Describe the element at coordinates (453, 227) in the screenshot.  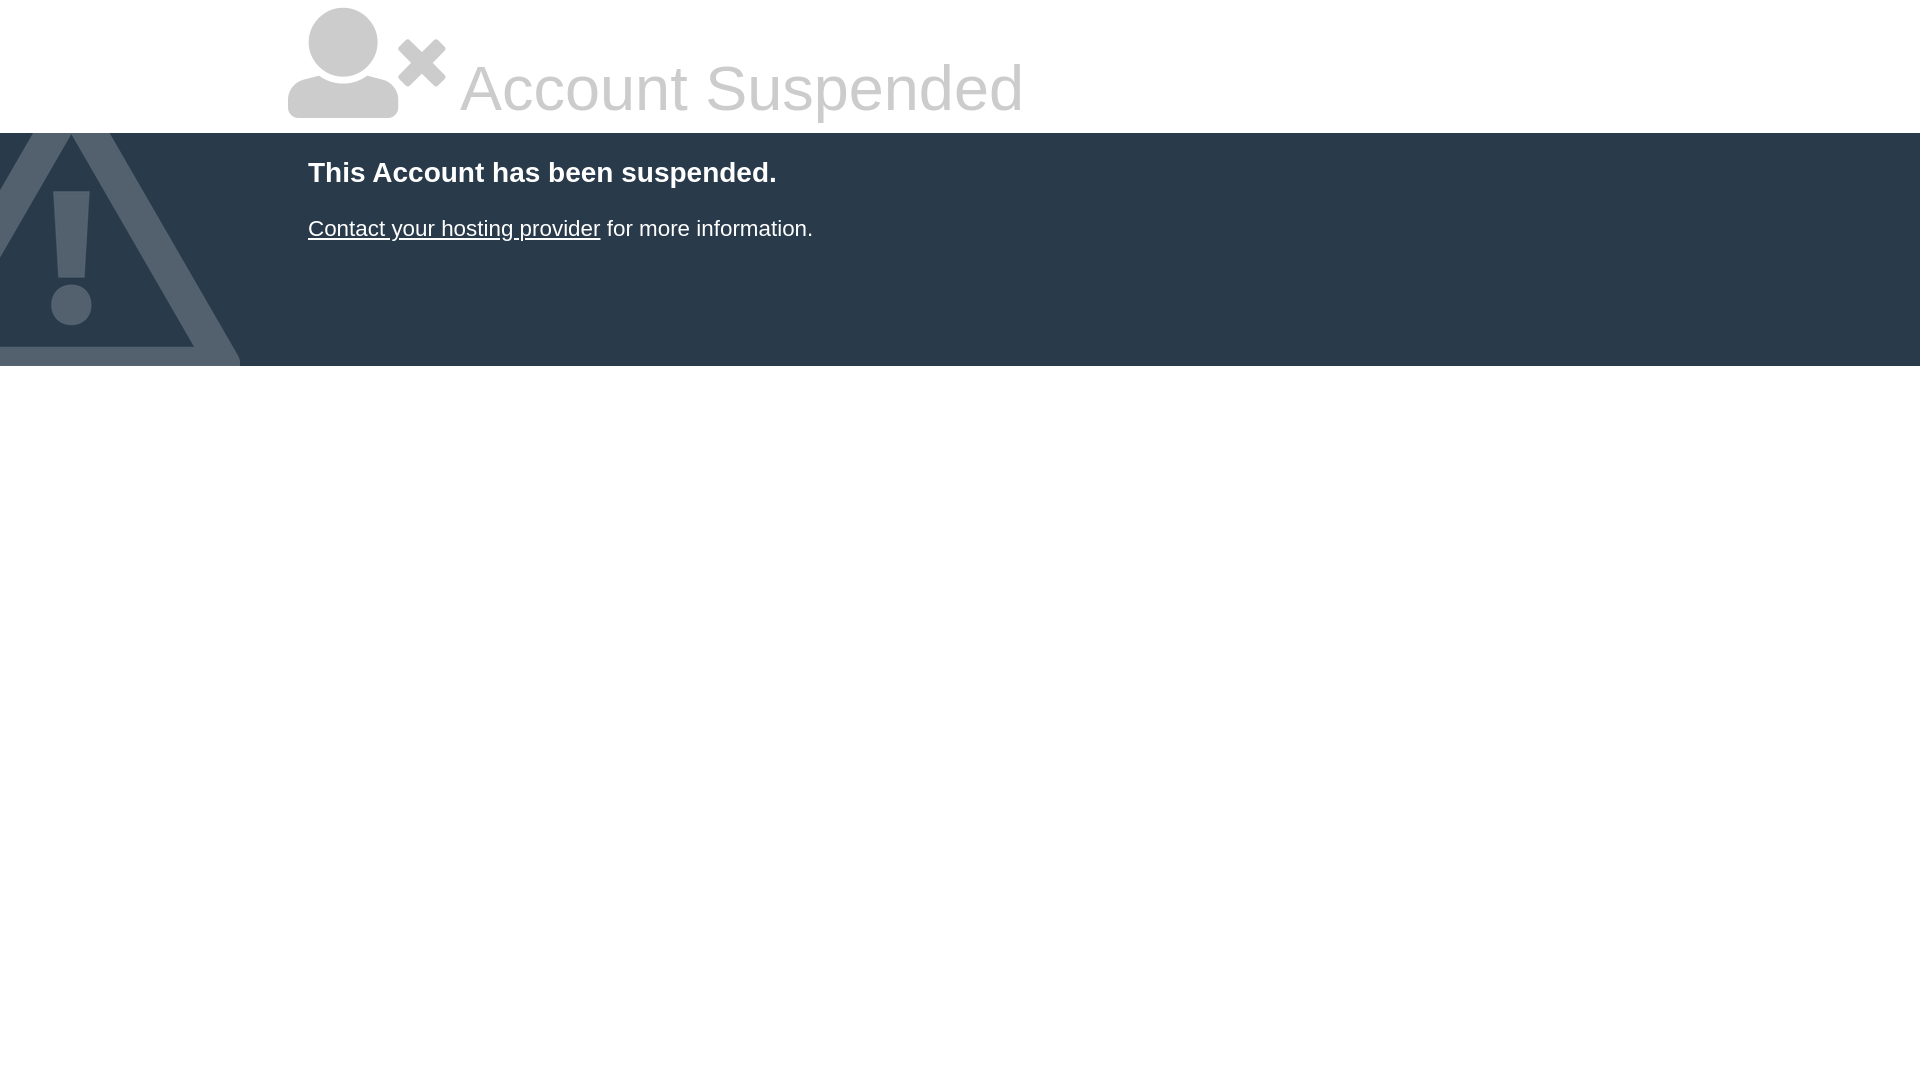
I see `'Contact your hosting provider'` at that location.